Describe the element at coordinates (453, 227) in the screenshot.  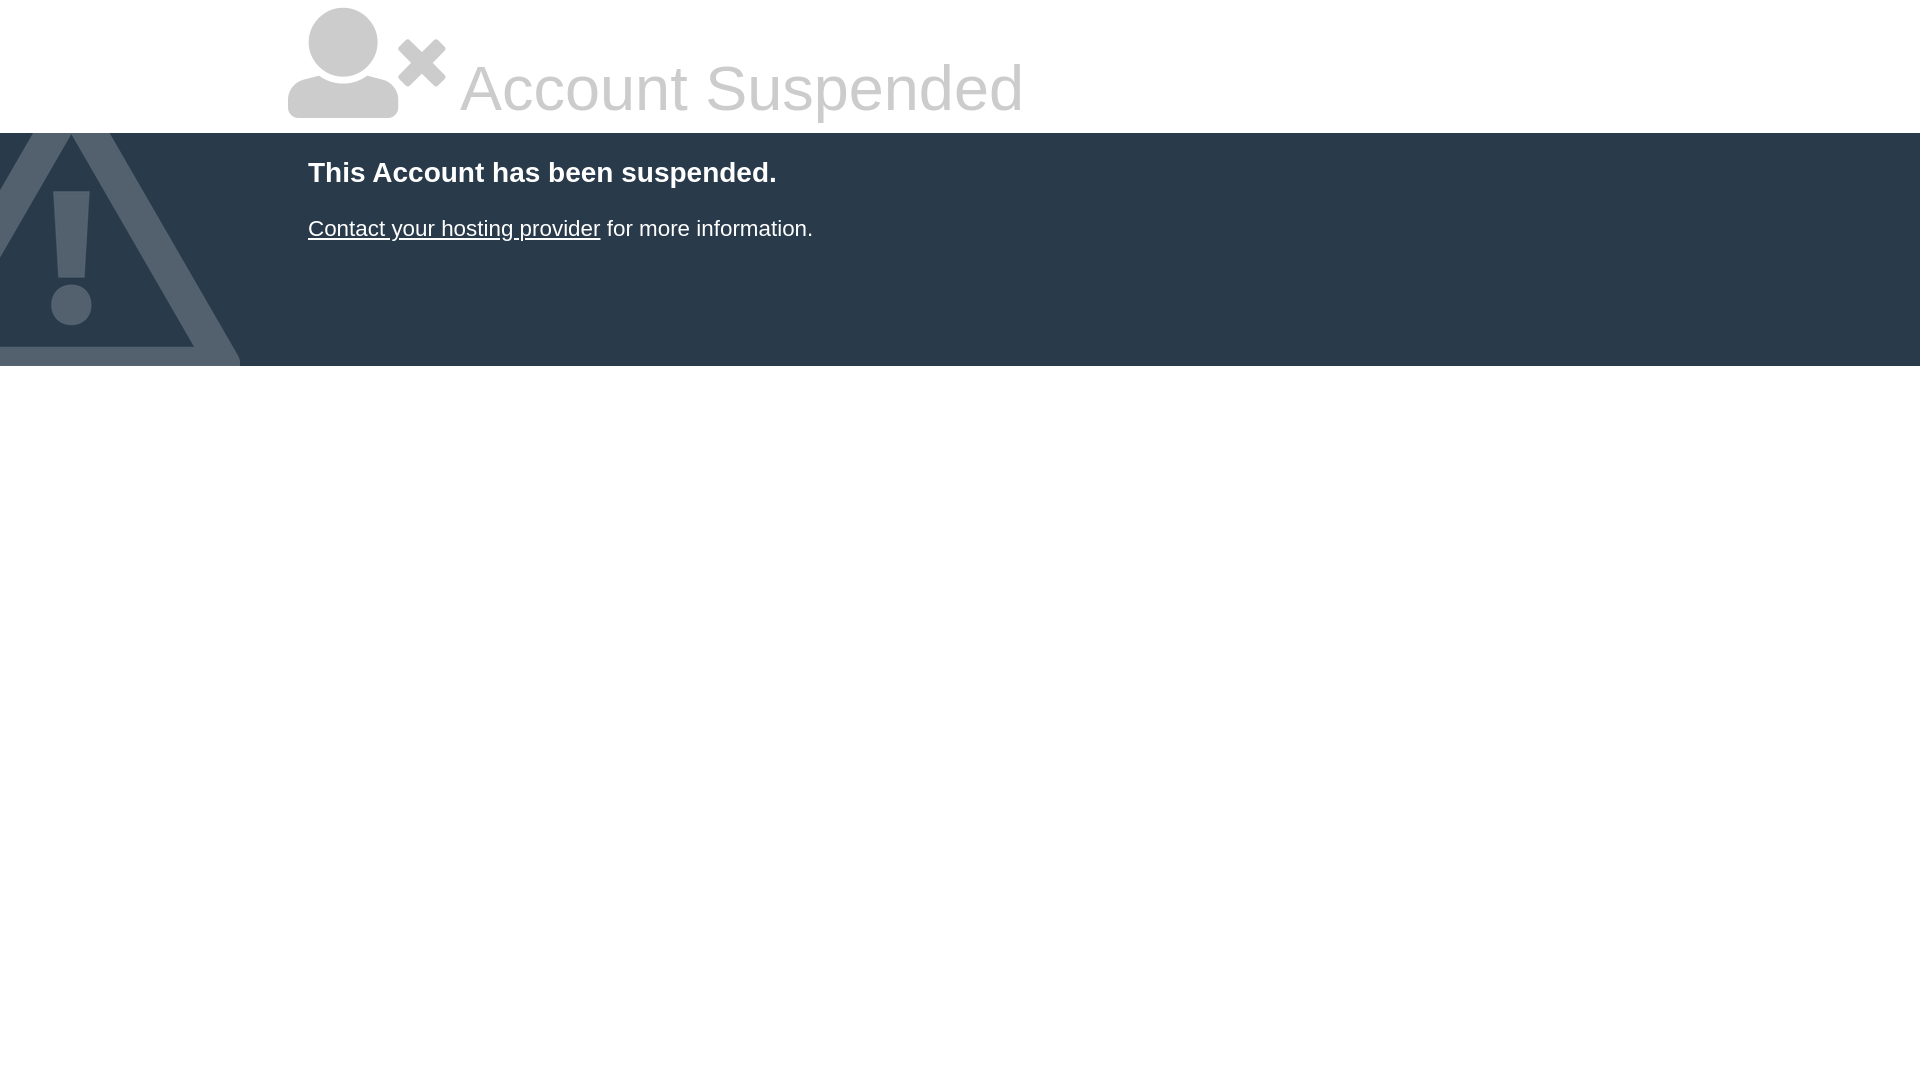
I see `'Contact your hosting provider'` at that location.